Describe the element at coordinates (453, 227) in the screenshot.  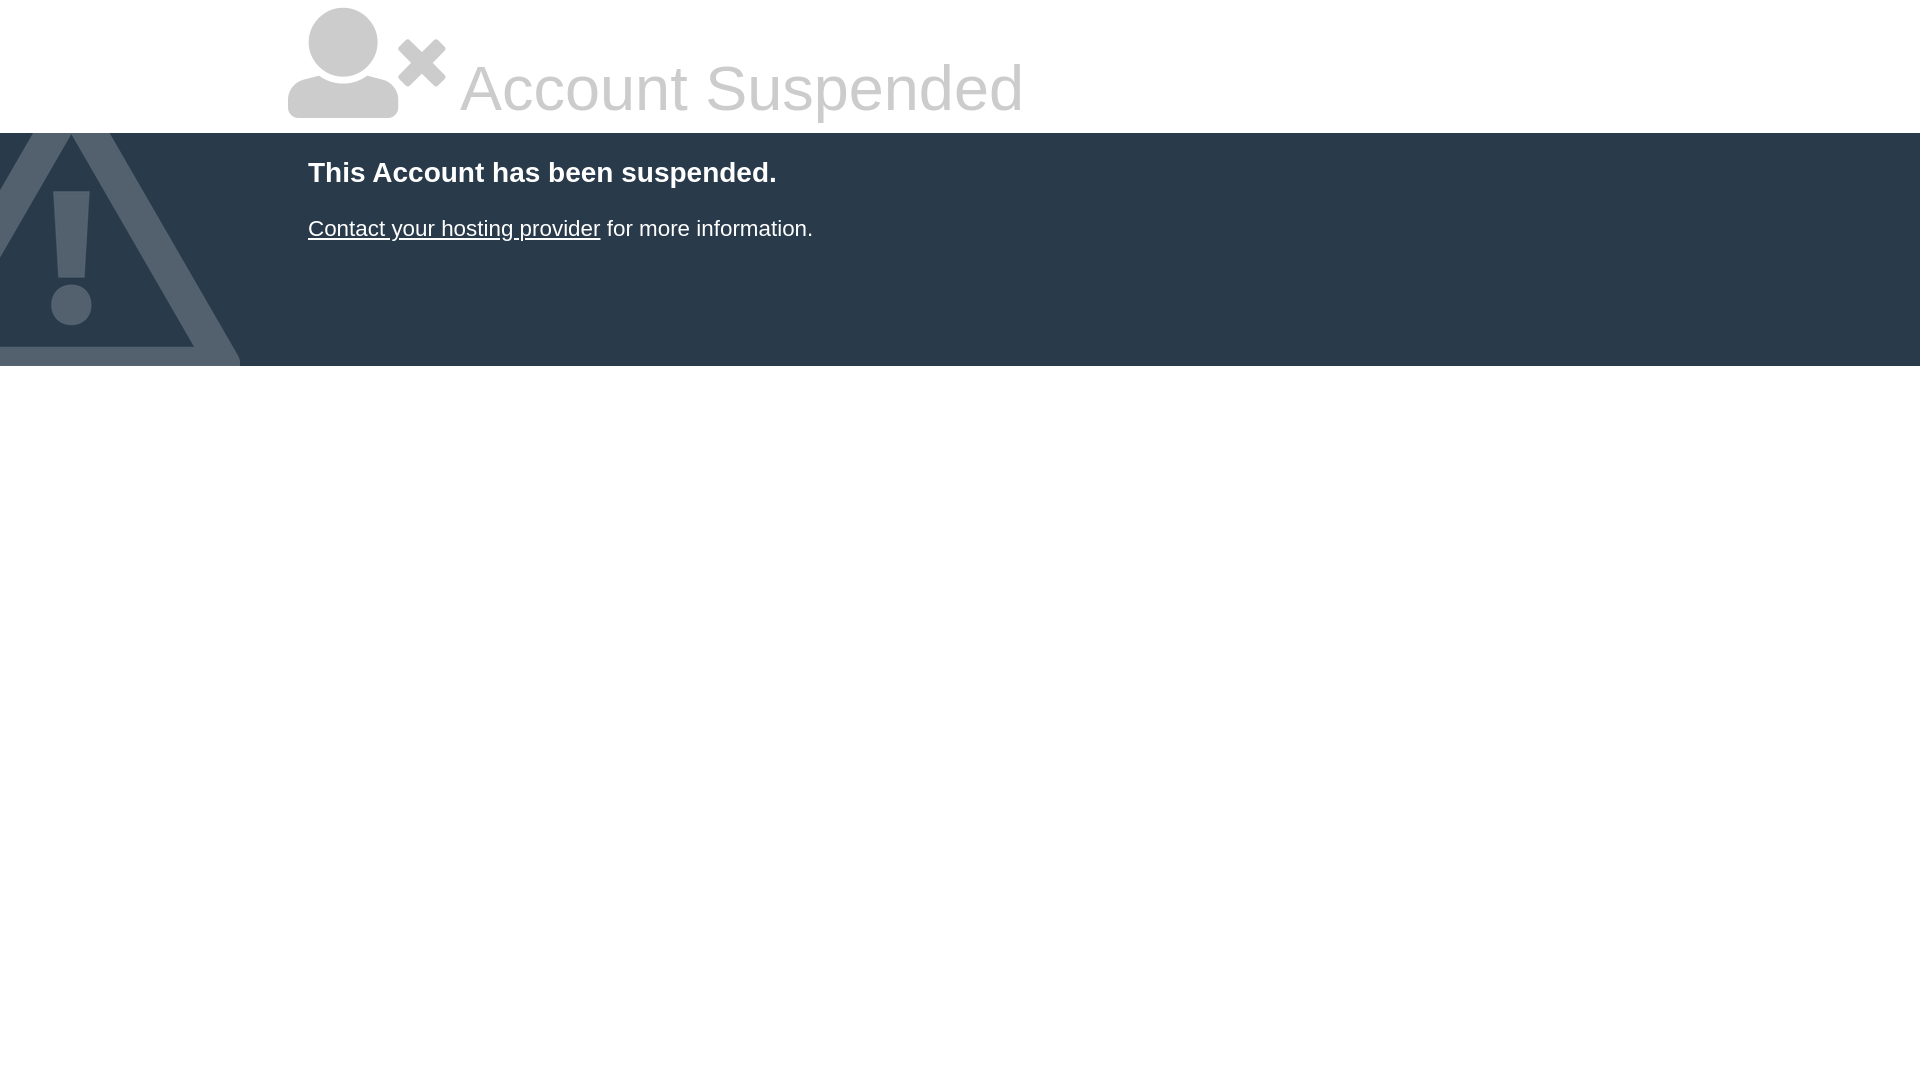
I see `'Contact your hosting provider'` at that location.